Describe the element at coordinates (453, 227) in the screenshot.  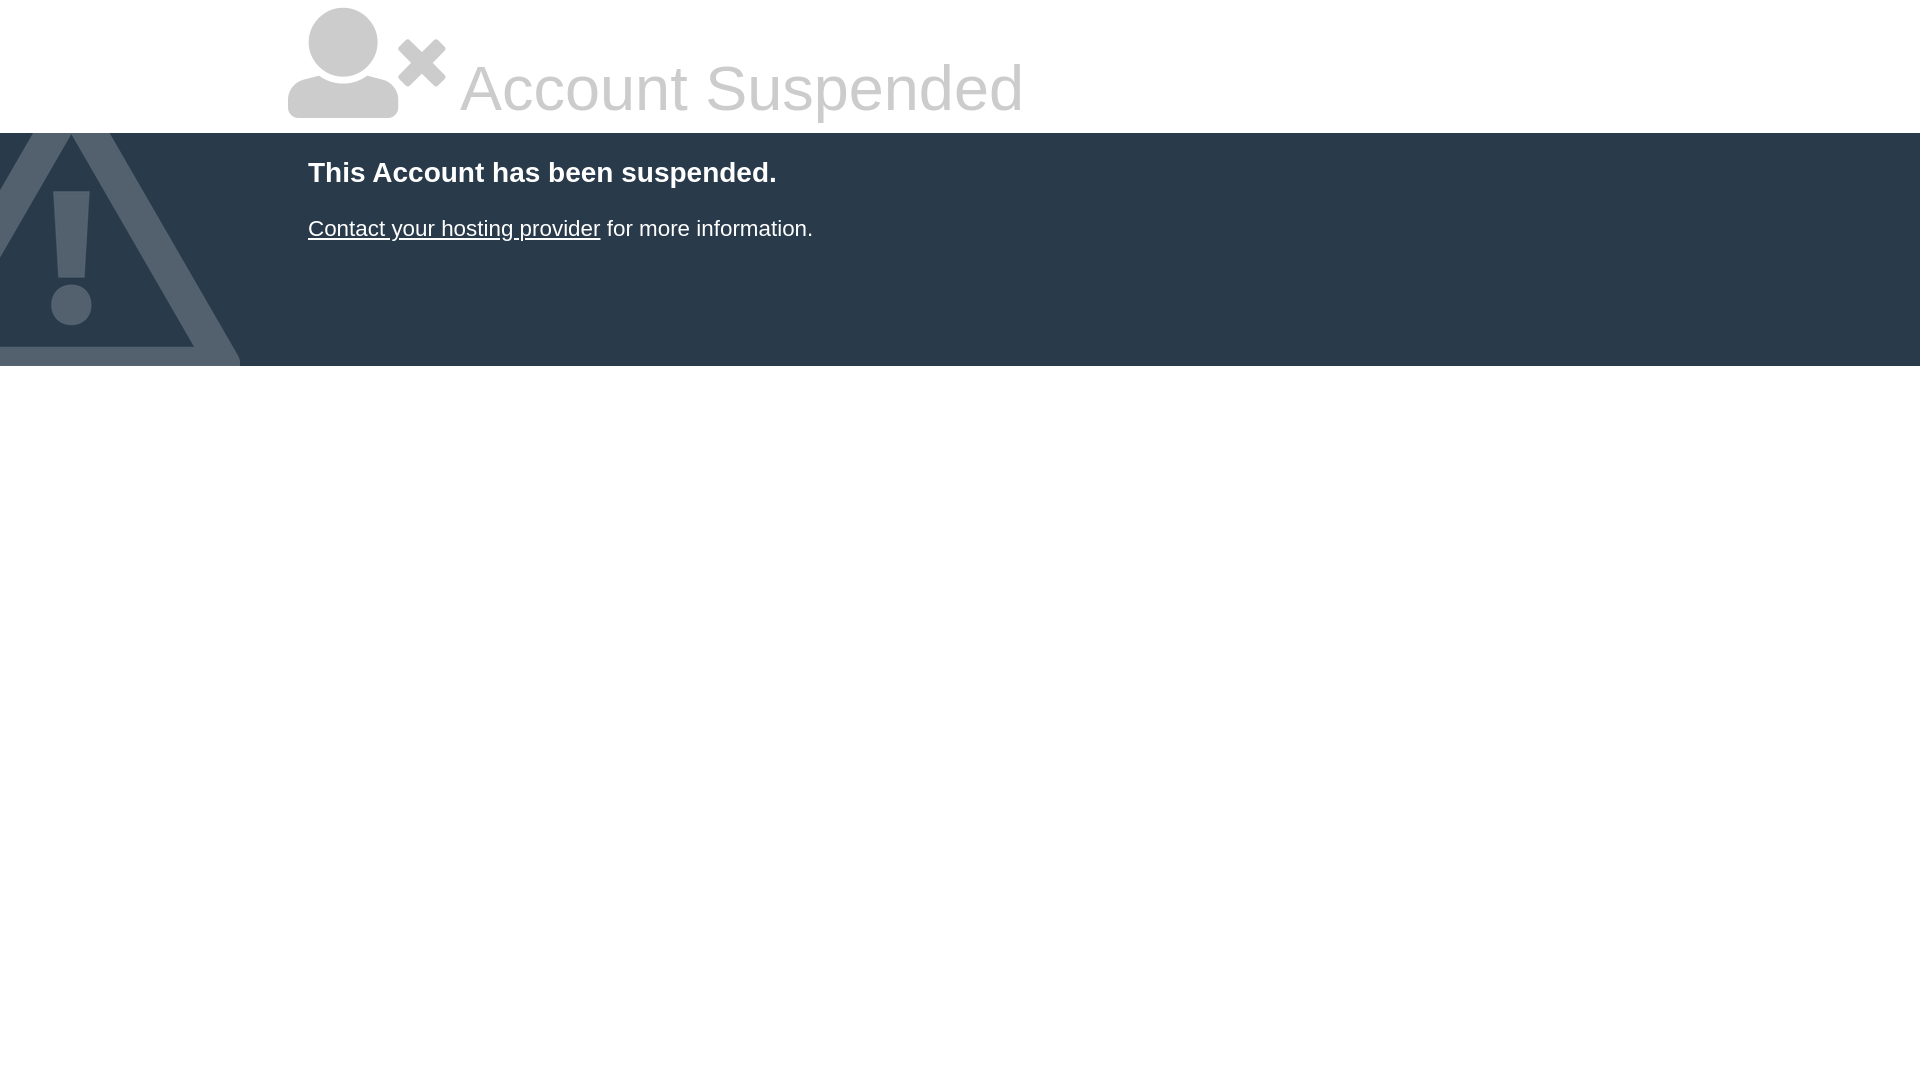
I see `'Contact your hosting provider'` at that location.